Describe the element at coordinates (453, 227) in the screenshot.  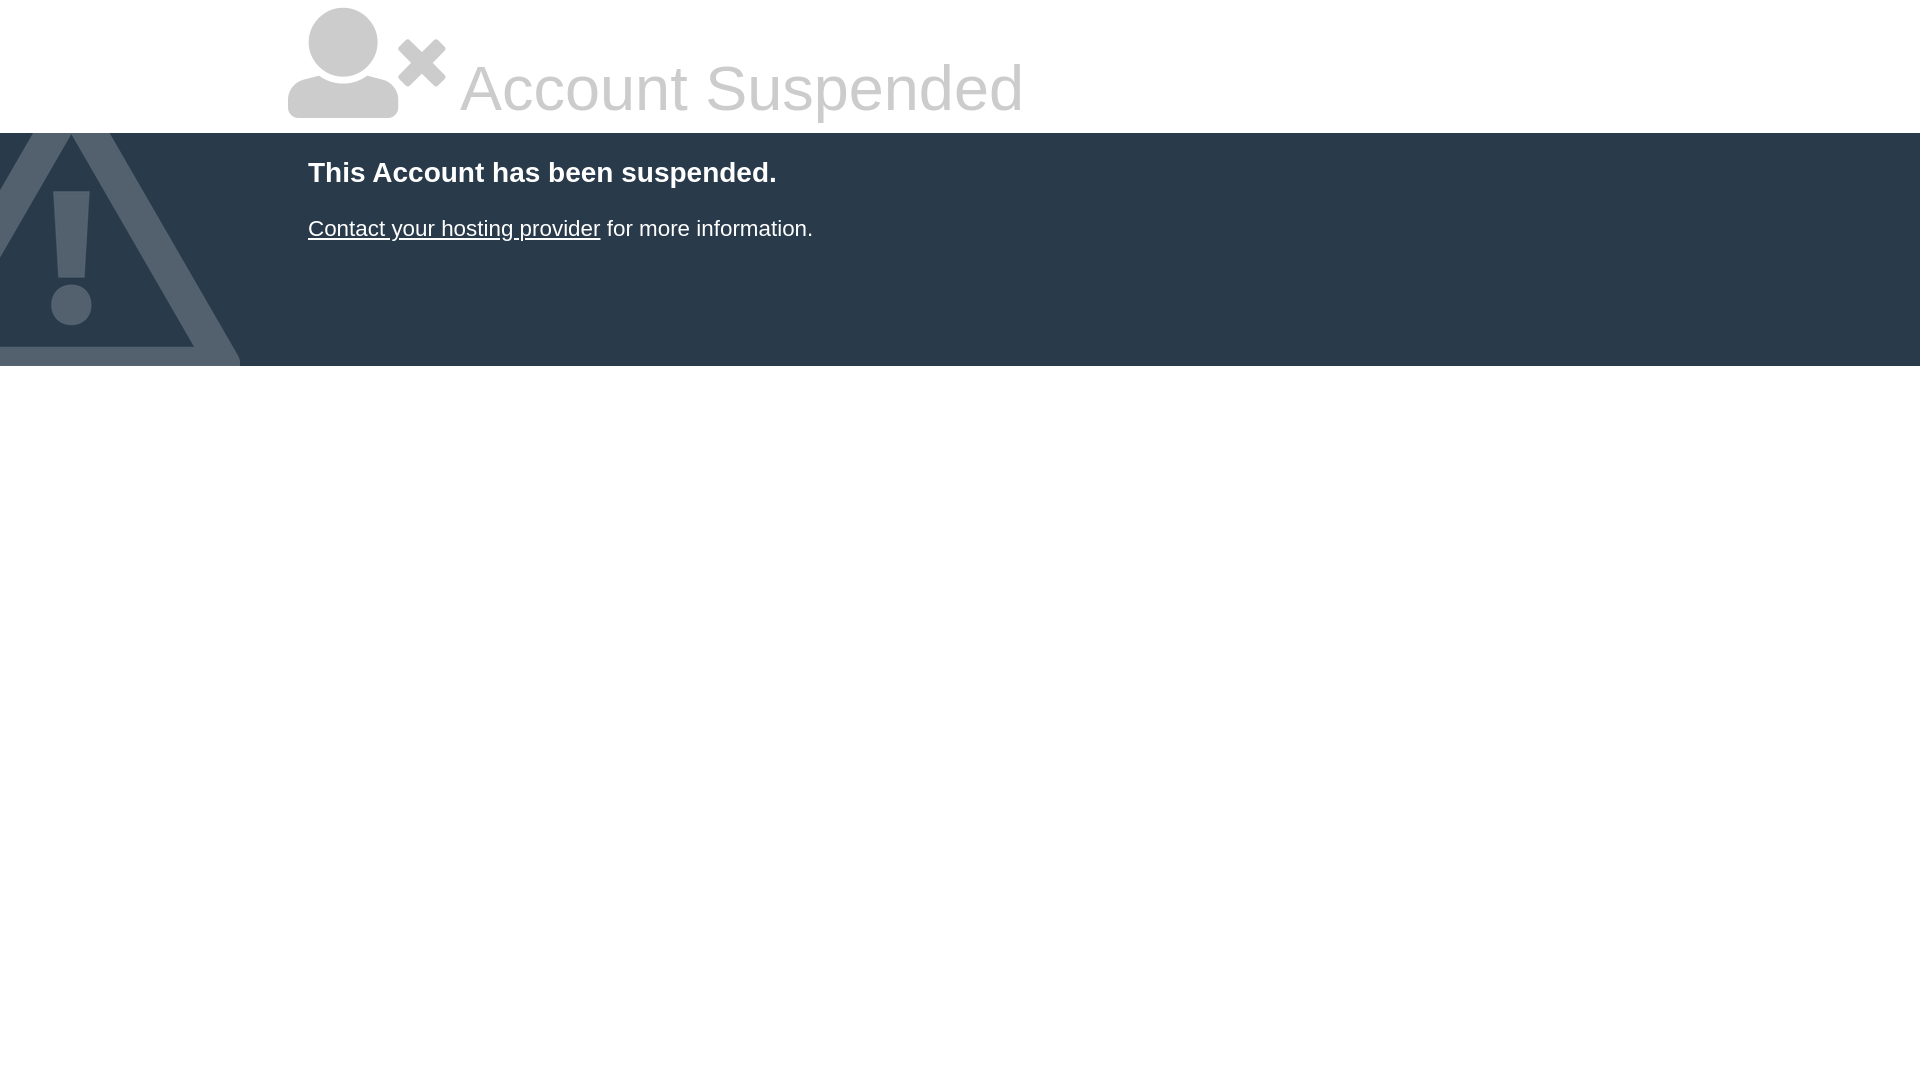
I see `'Contact your hosting provider'` at that location.